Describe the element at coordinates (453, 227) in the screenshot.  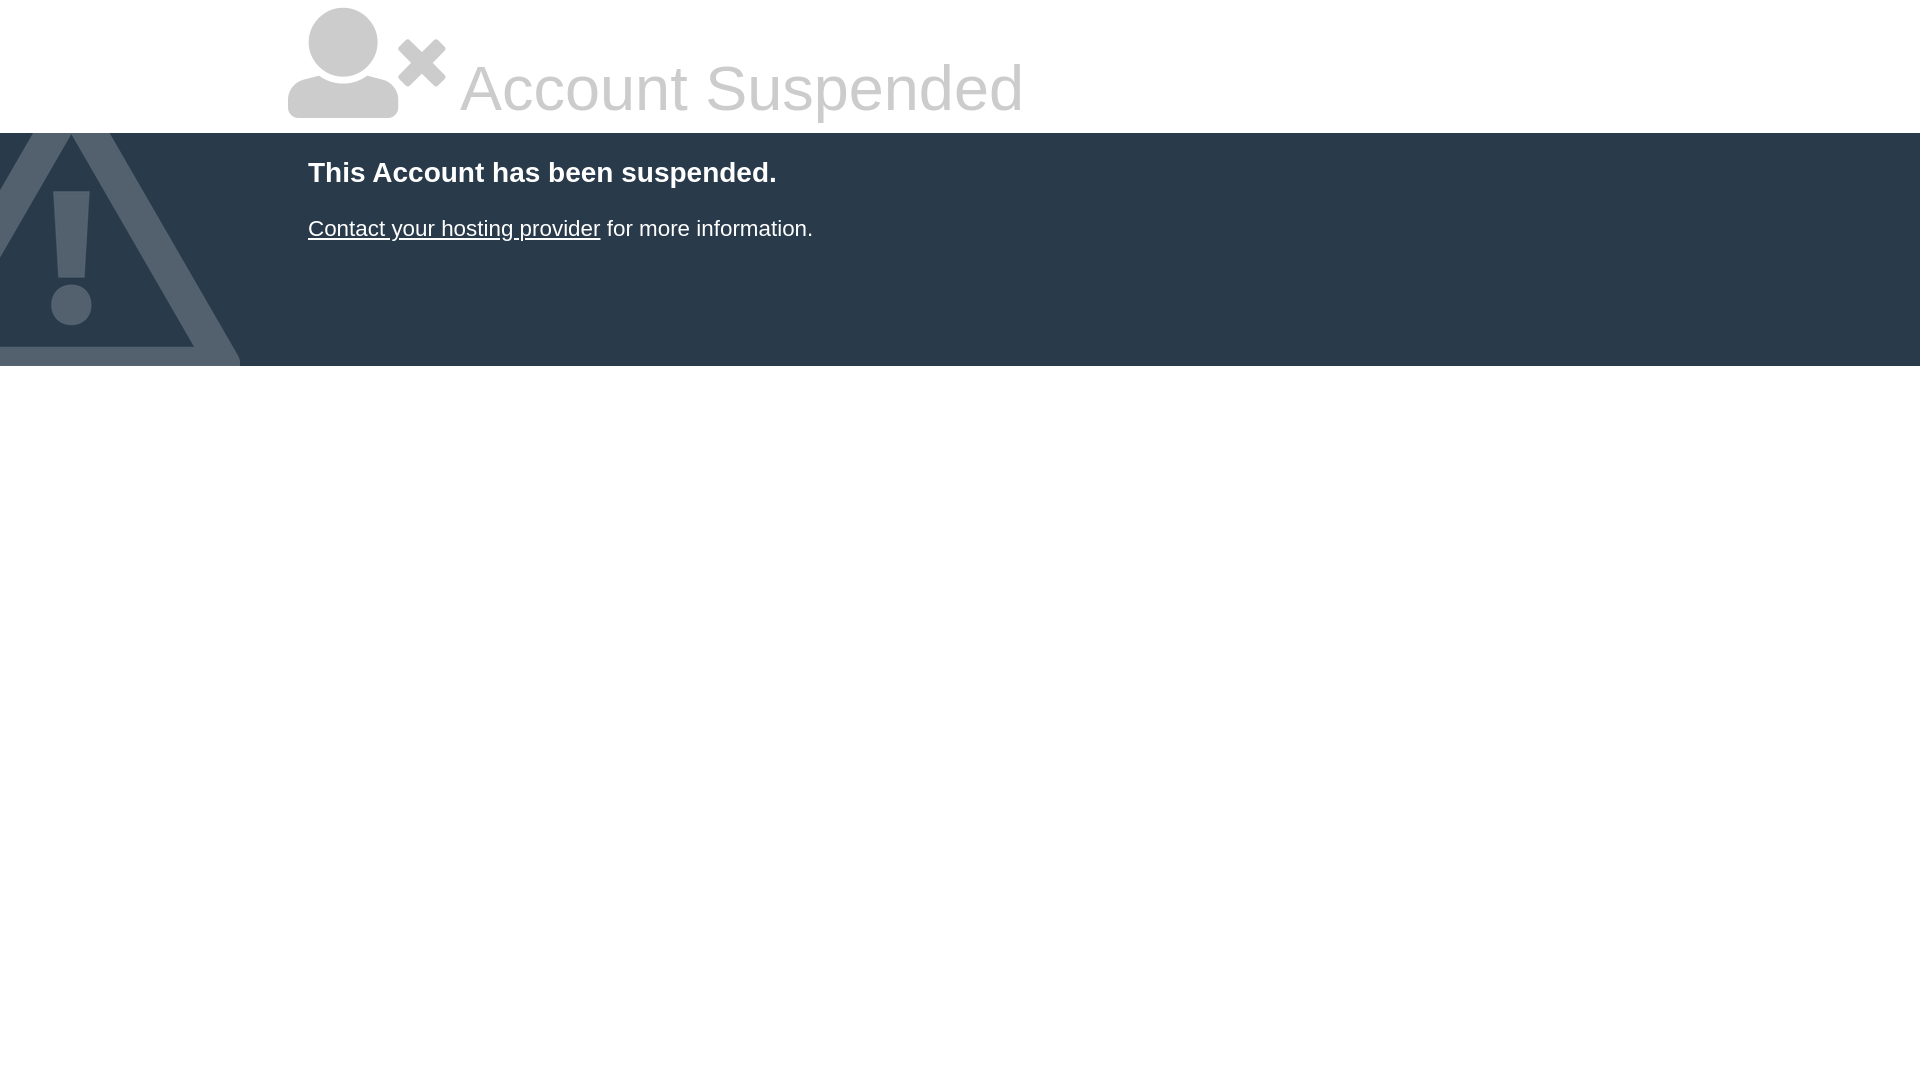
I see `'Contact your hosting provider'` at that location.